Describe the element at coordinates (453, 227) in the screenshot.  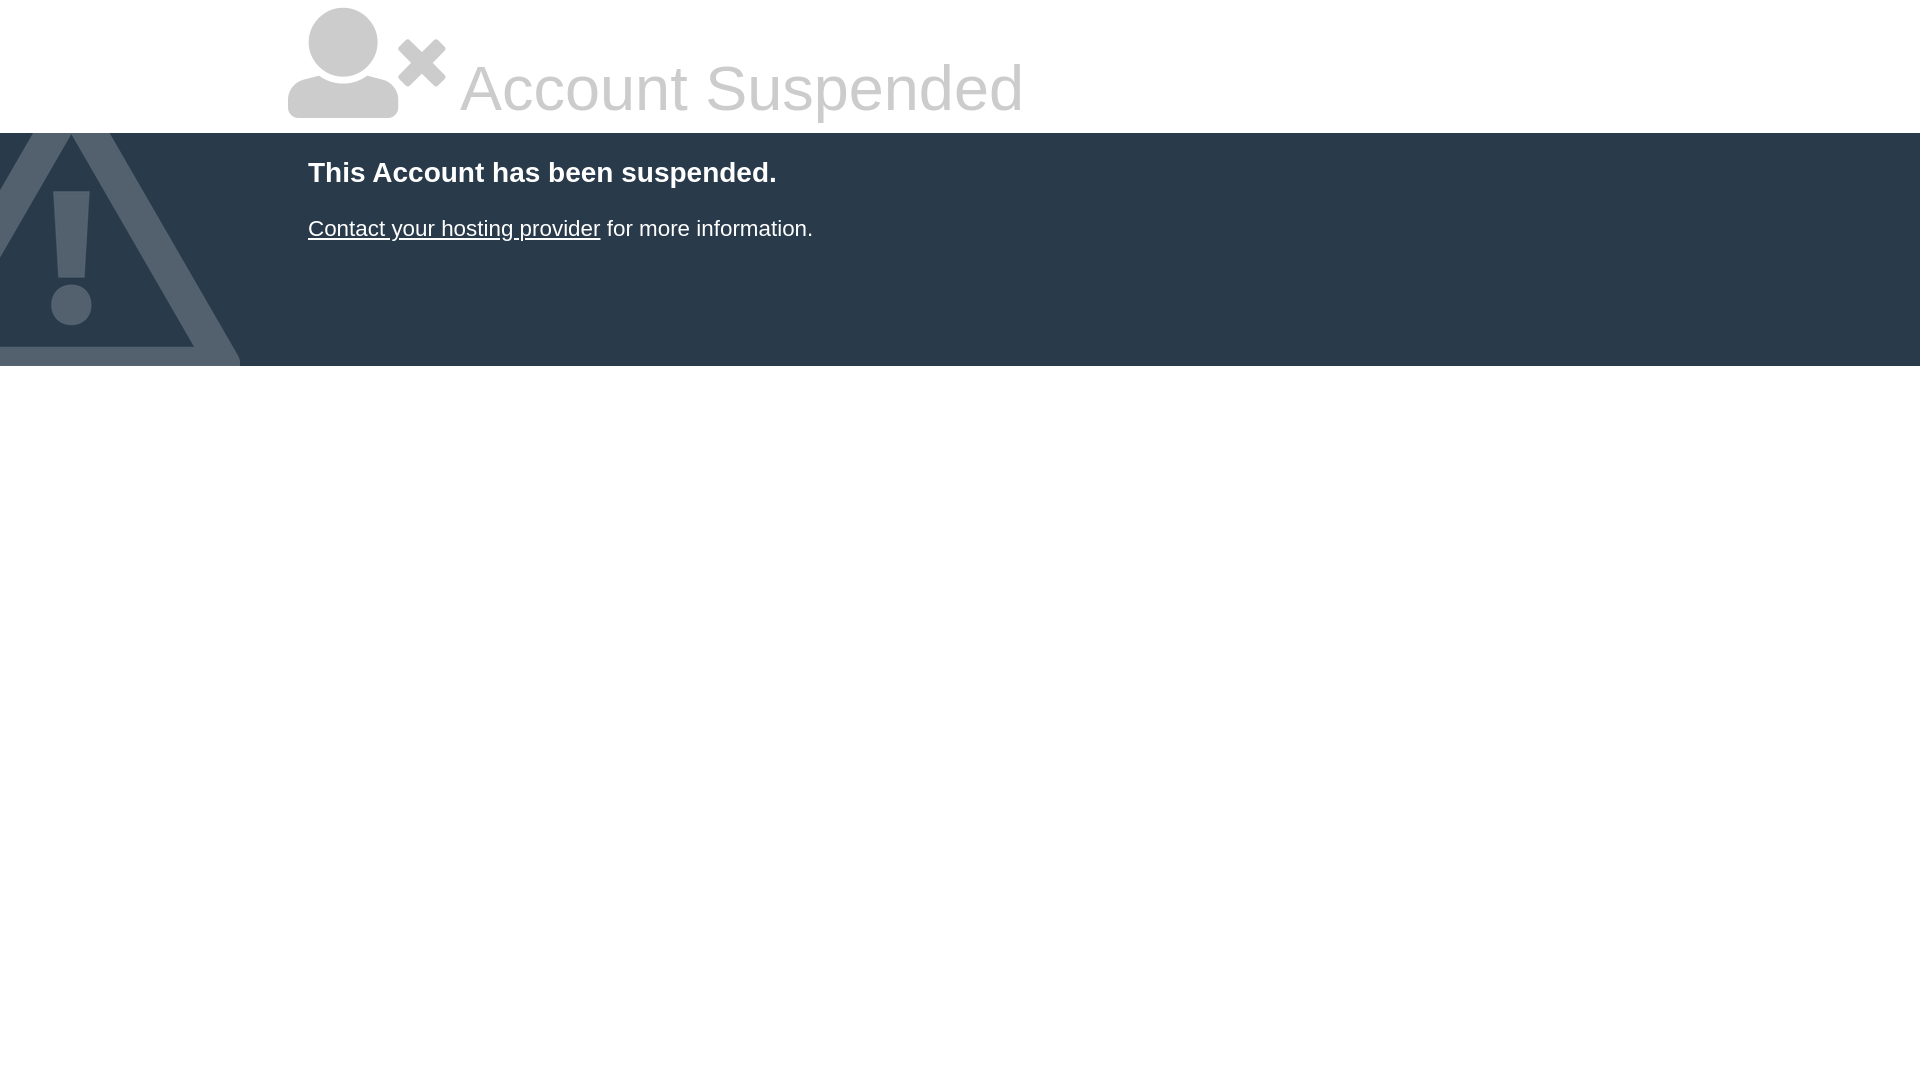
I see `'Contact your hosting provider'` at that location.